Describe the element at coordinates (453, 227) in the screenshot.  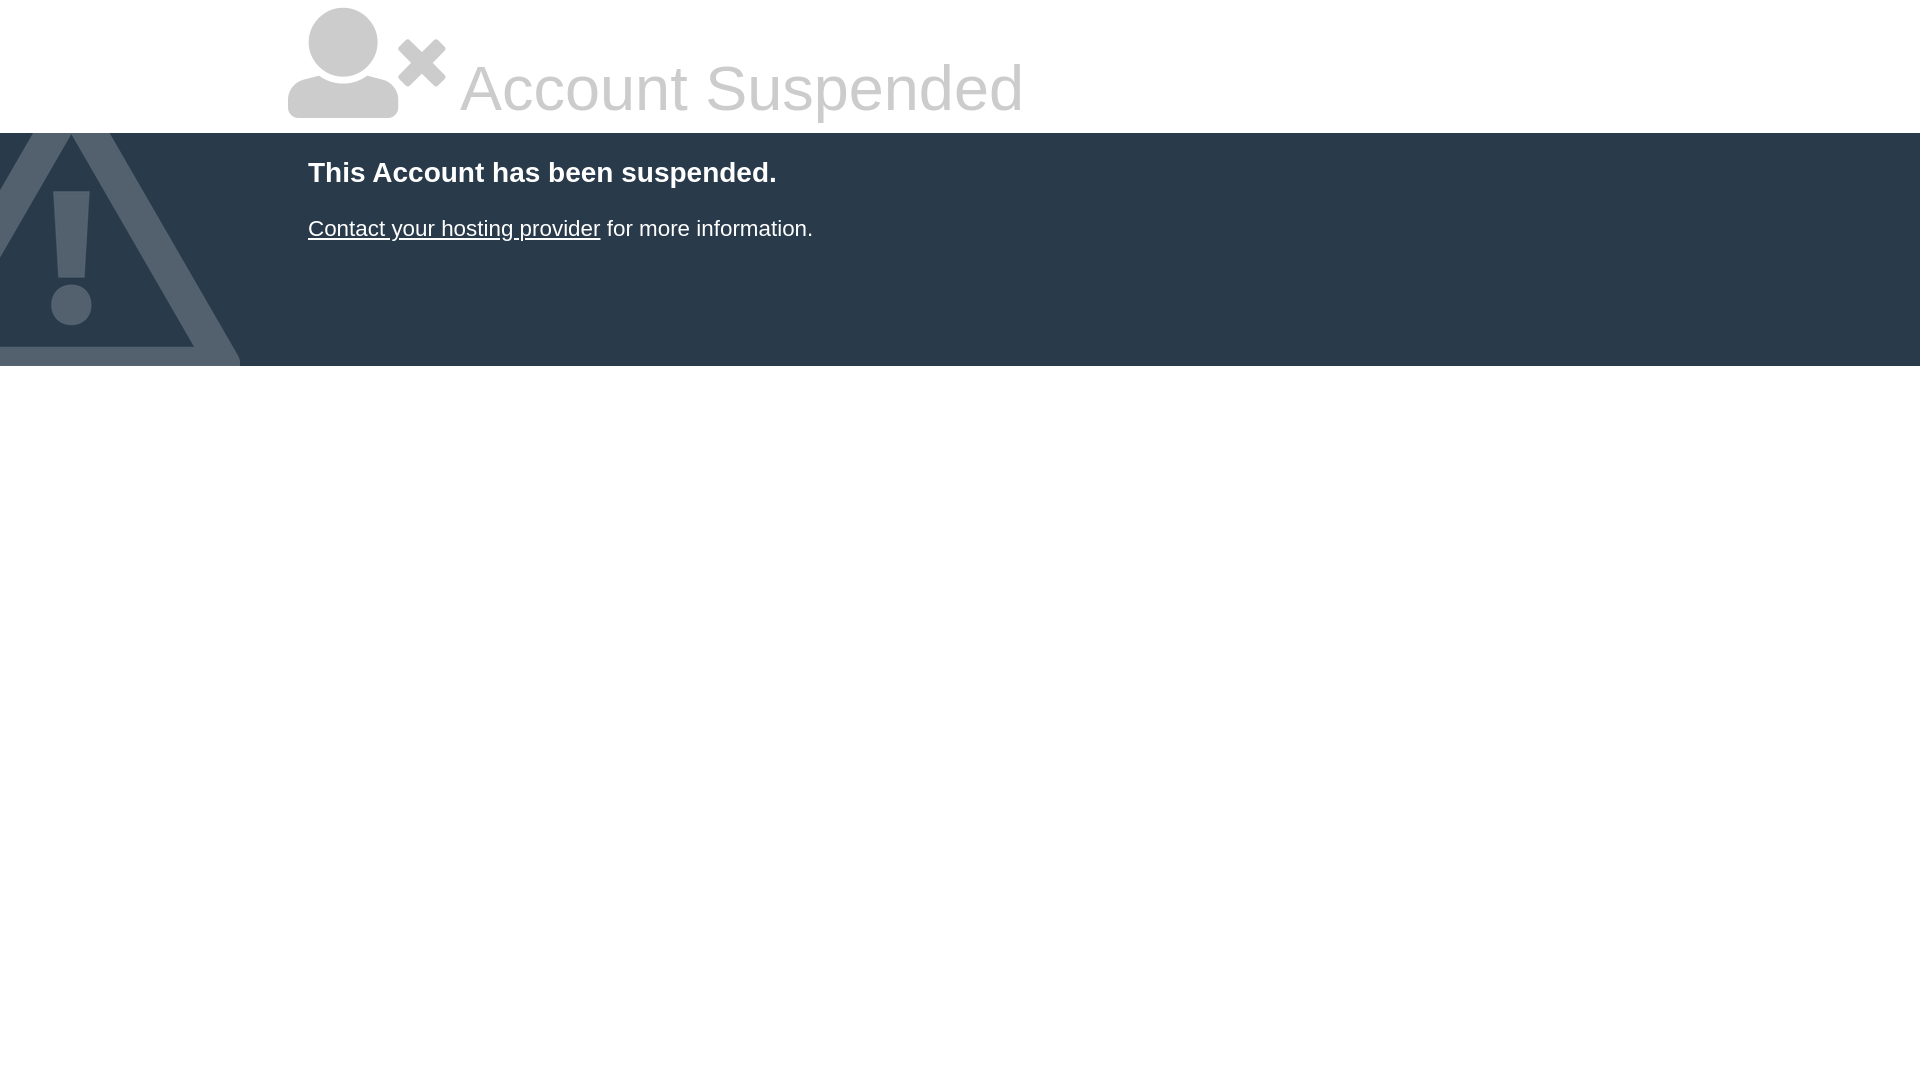
I see `'Contact your hosting provider'` at that location.